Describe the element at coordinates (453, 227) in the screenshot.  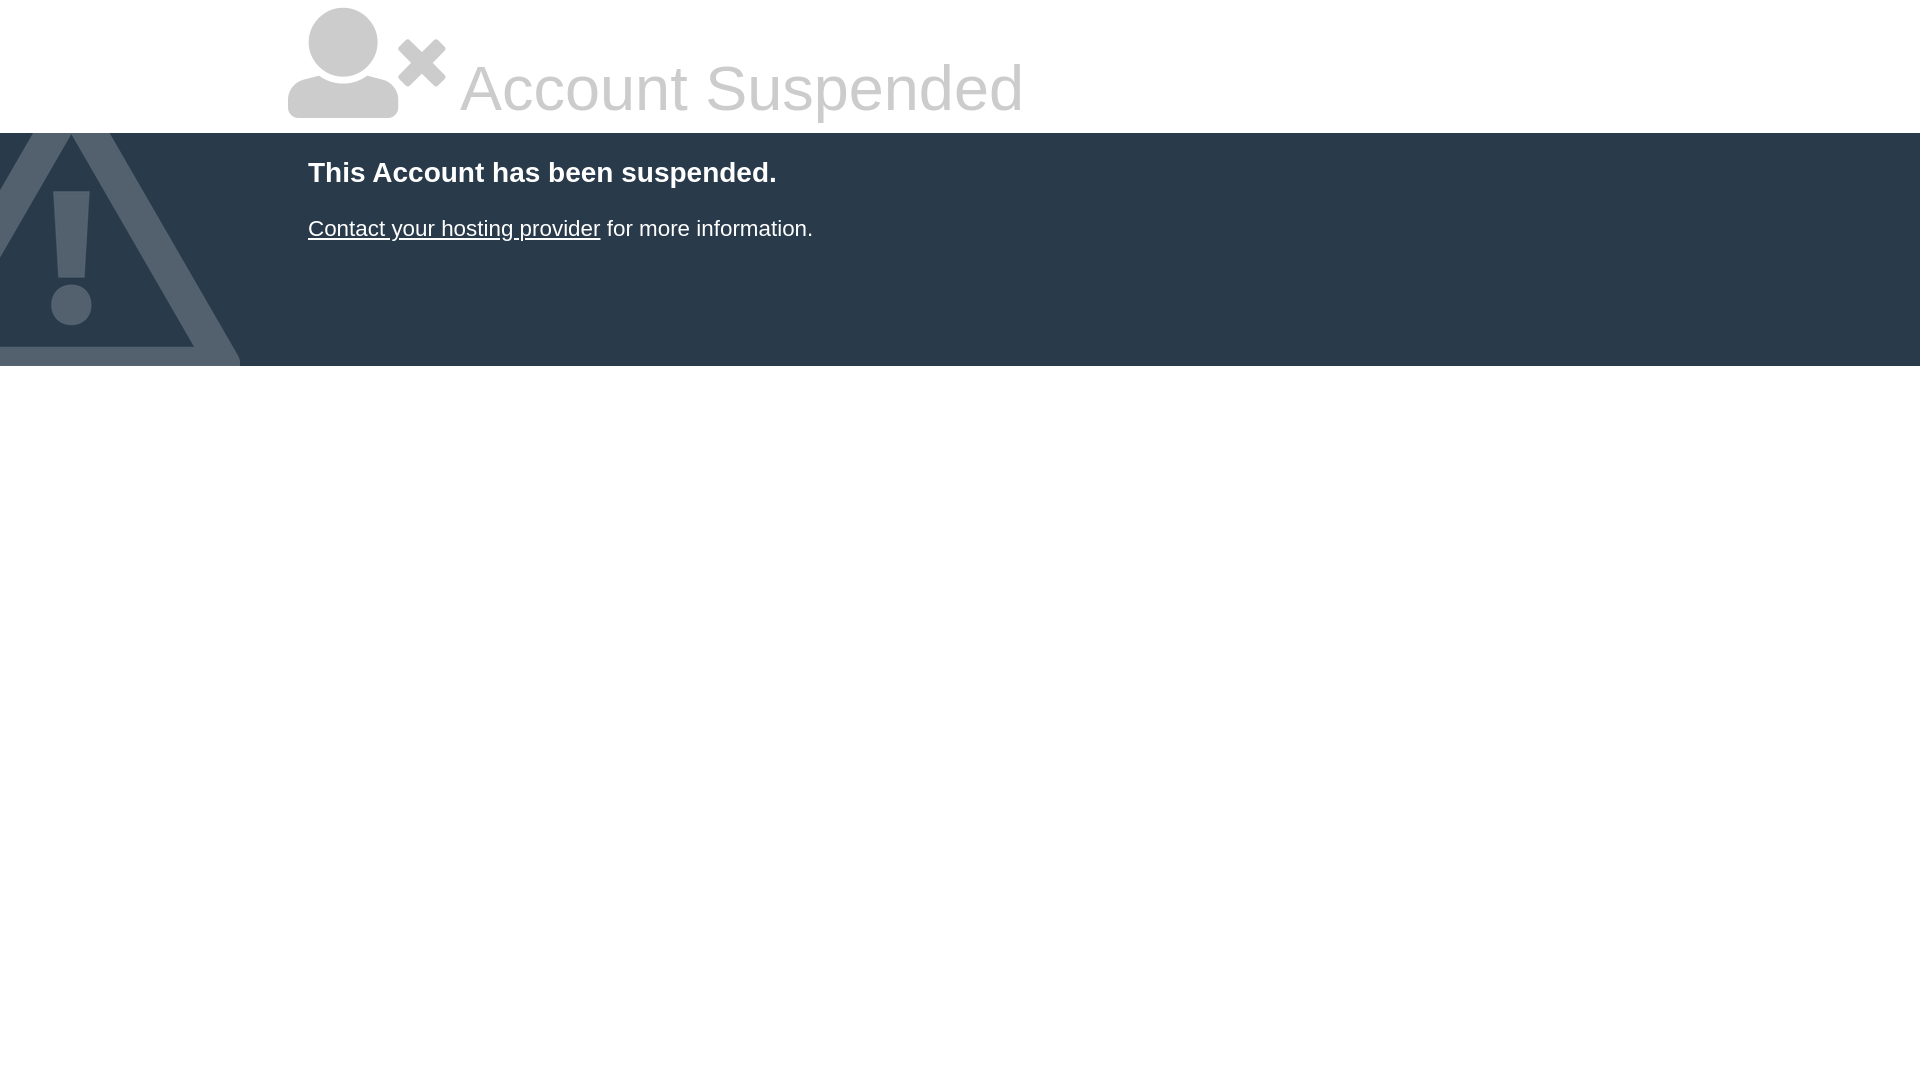
I see `'Contact your hosting provider'` at that location.